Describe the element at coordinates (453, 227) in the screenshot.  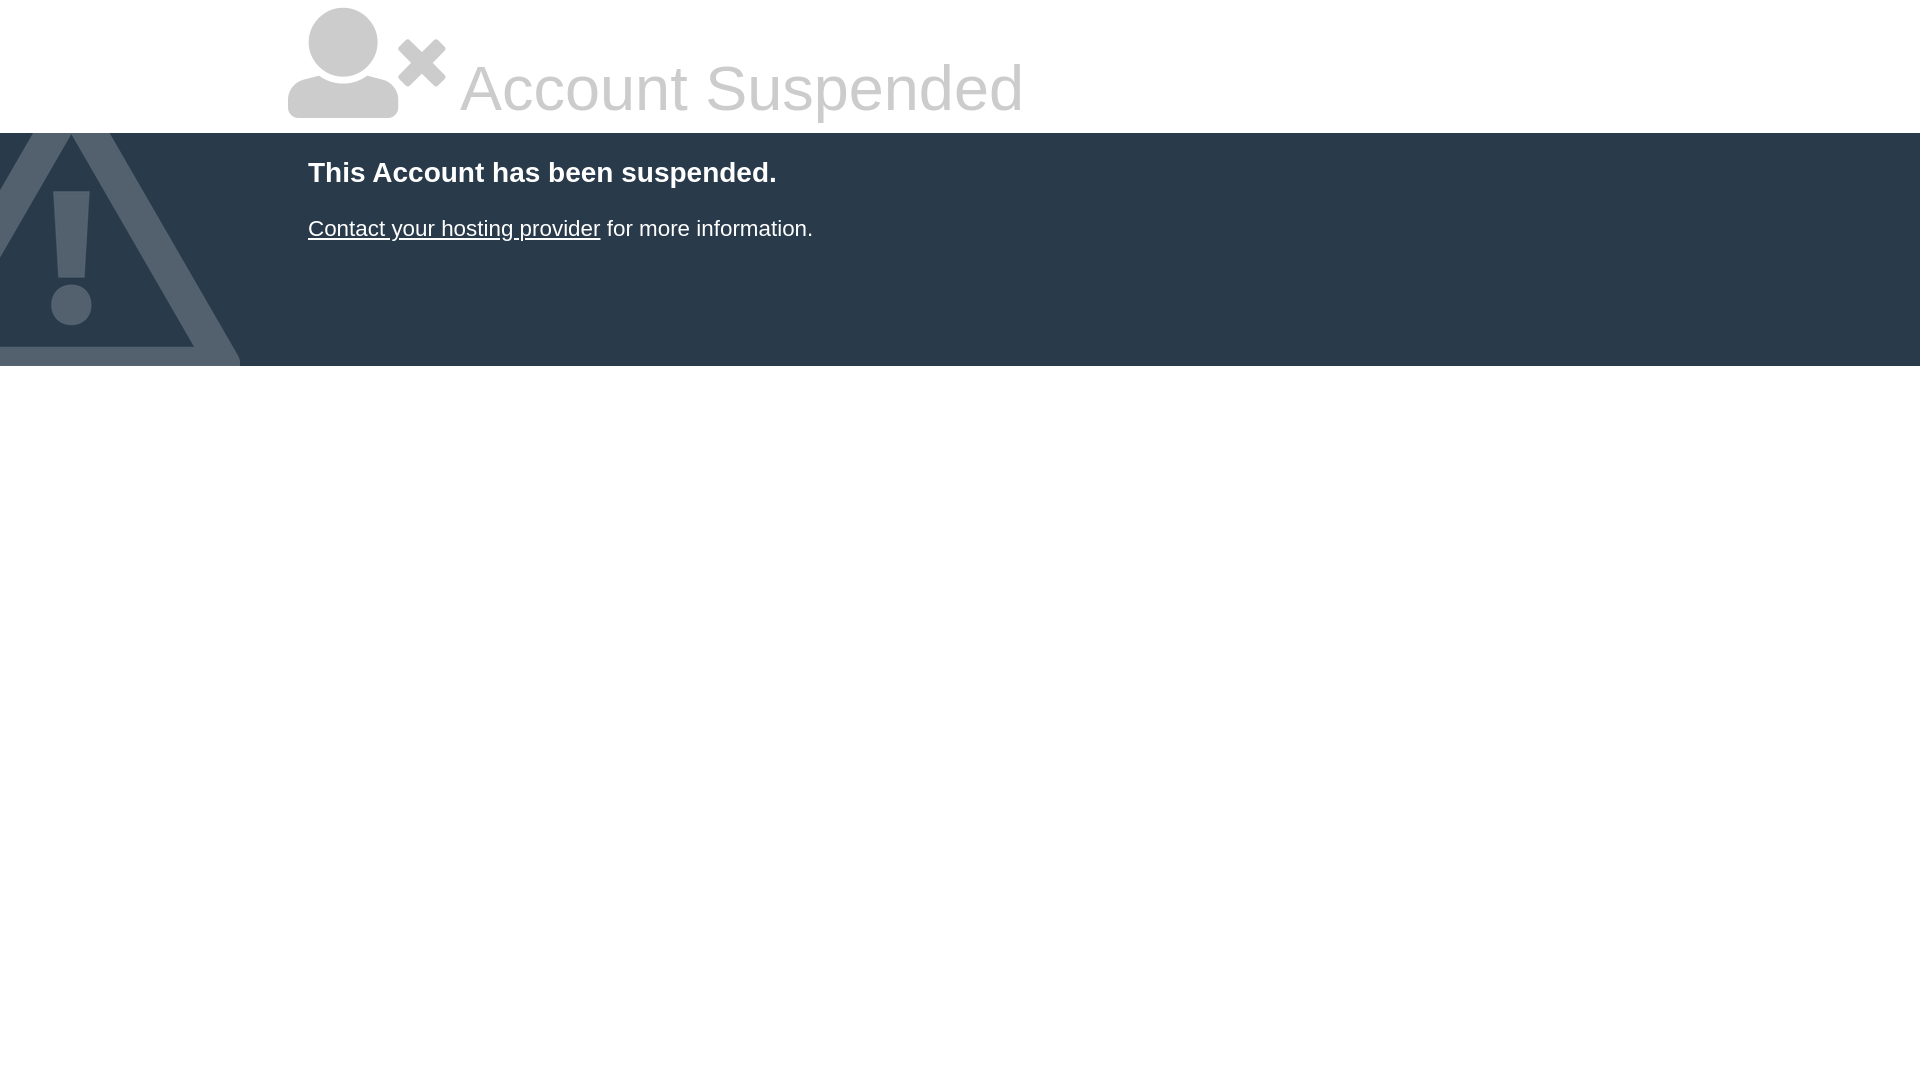
I see `'Contact your hosting provider'` at that location.